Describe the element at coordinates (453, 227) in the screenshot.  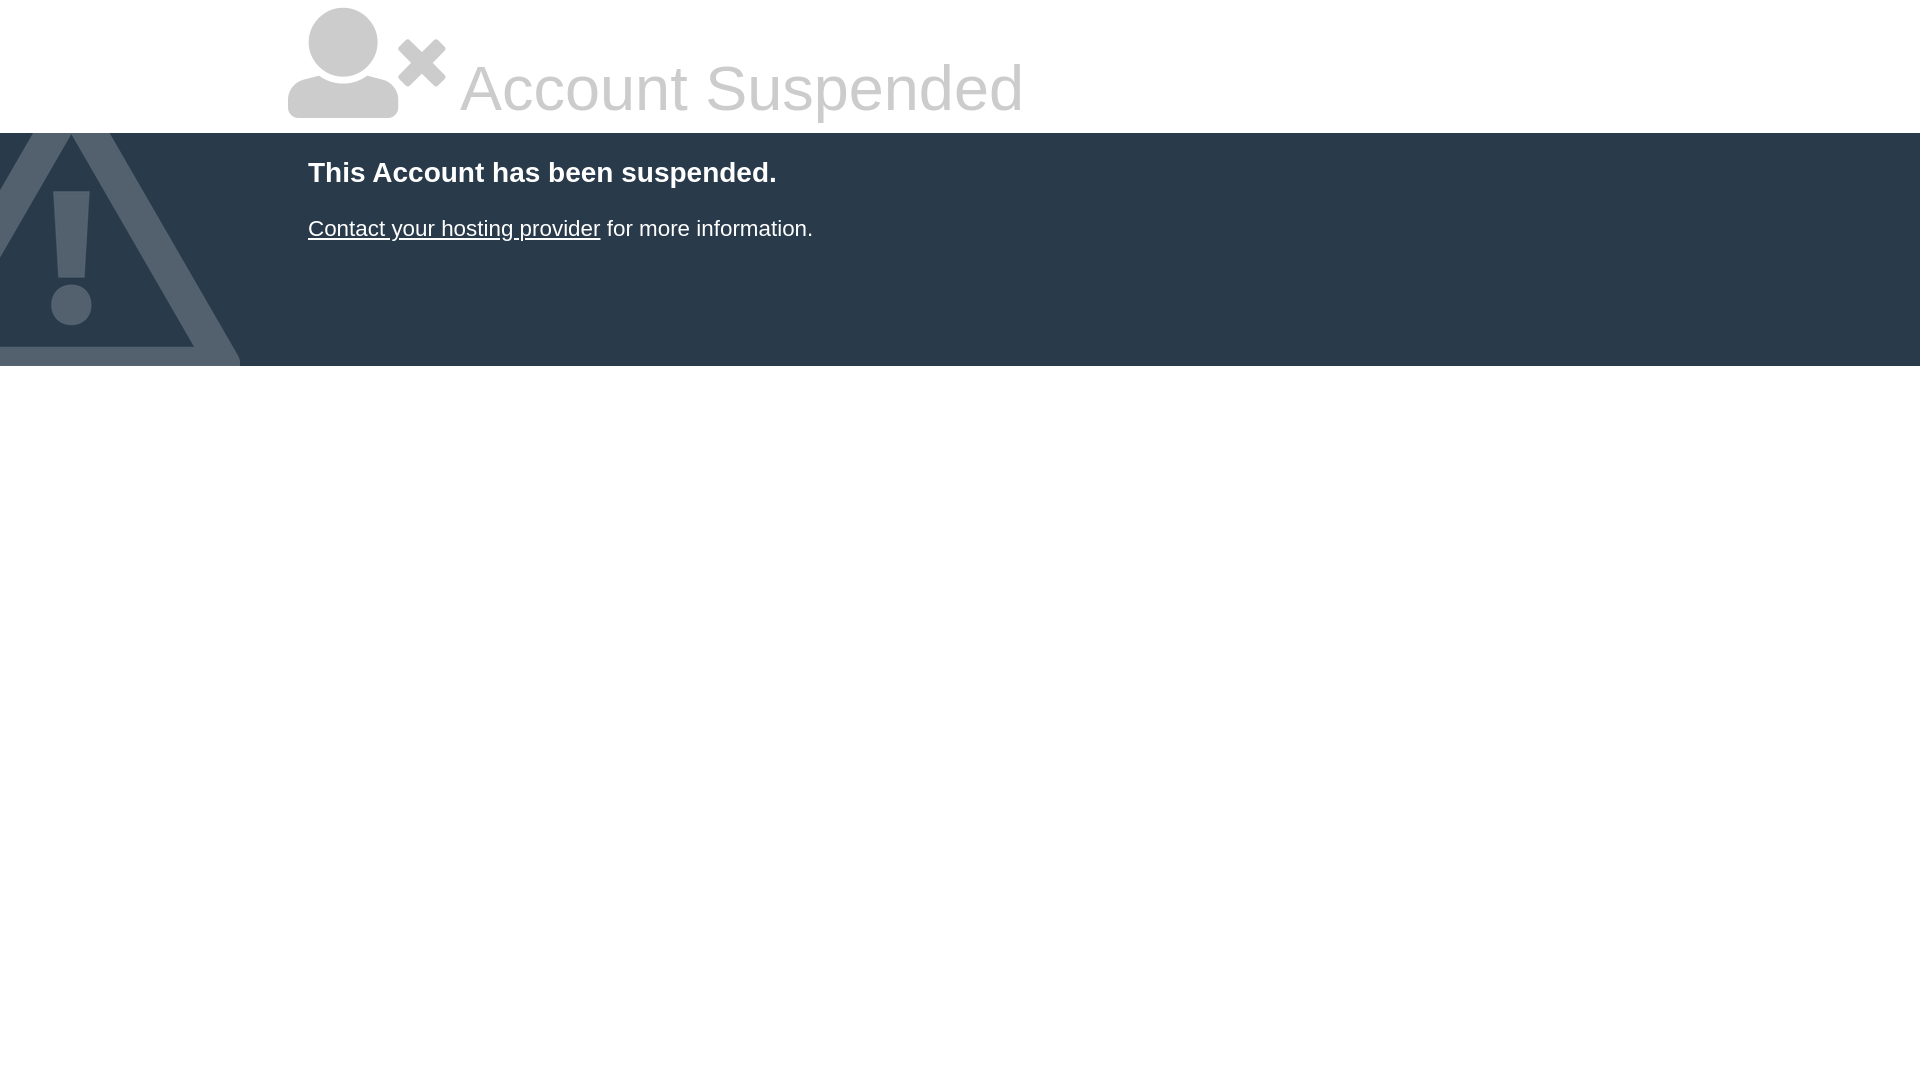
I see `'Contact your hosting provider'` at that location.